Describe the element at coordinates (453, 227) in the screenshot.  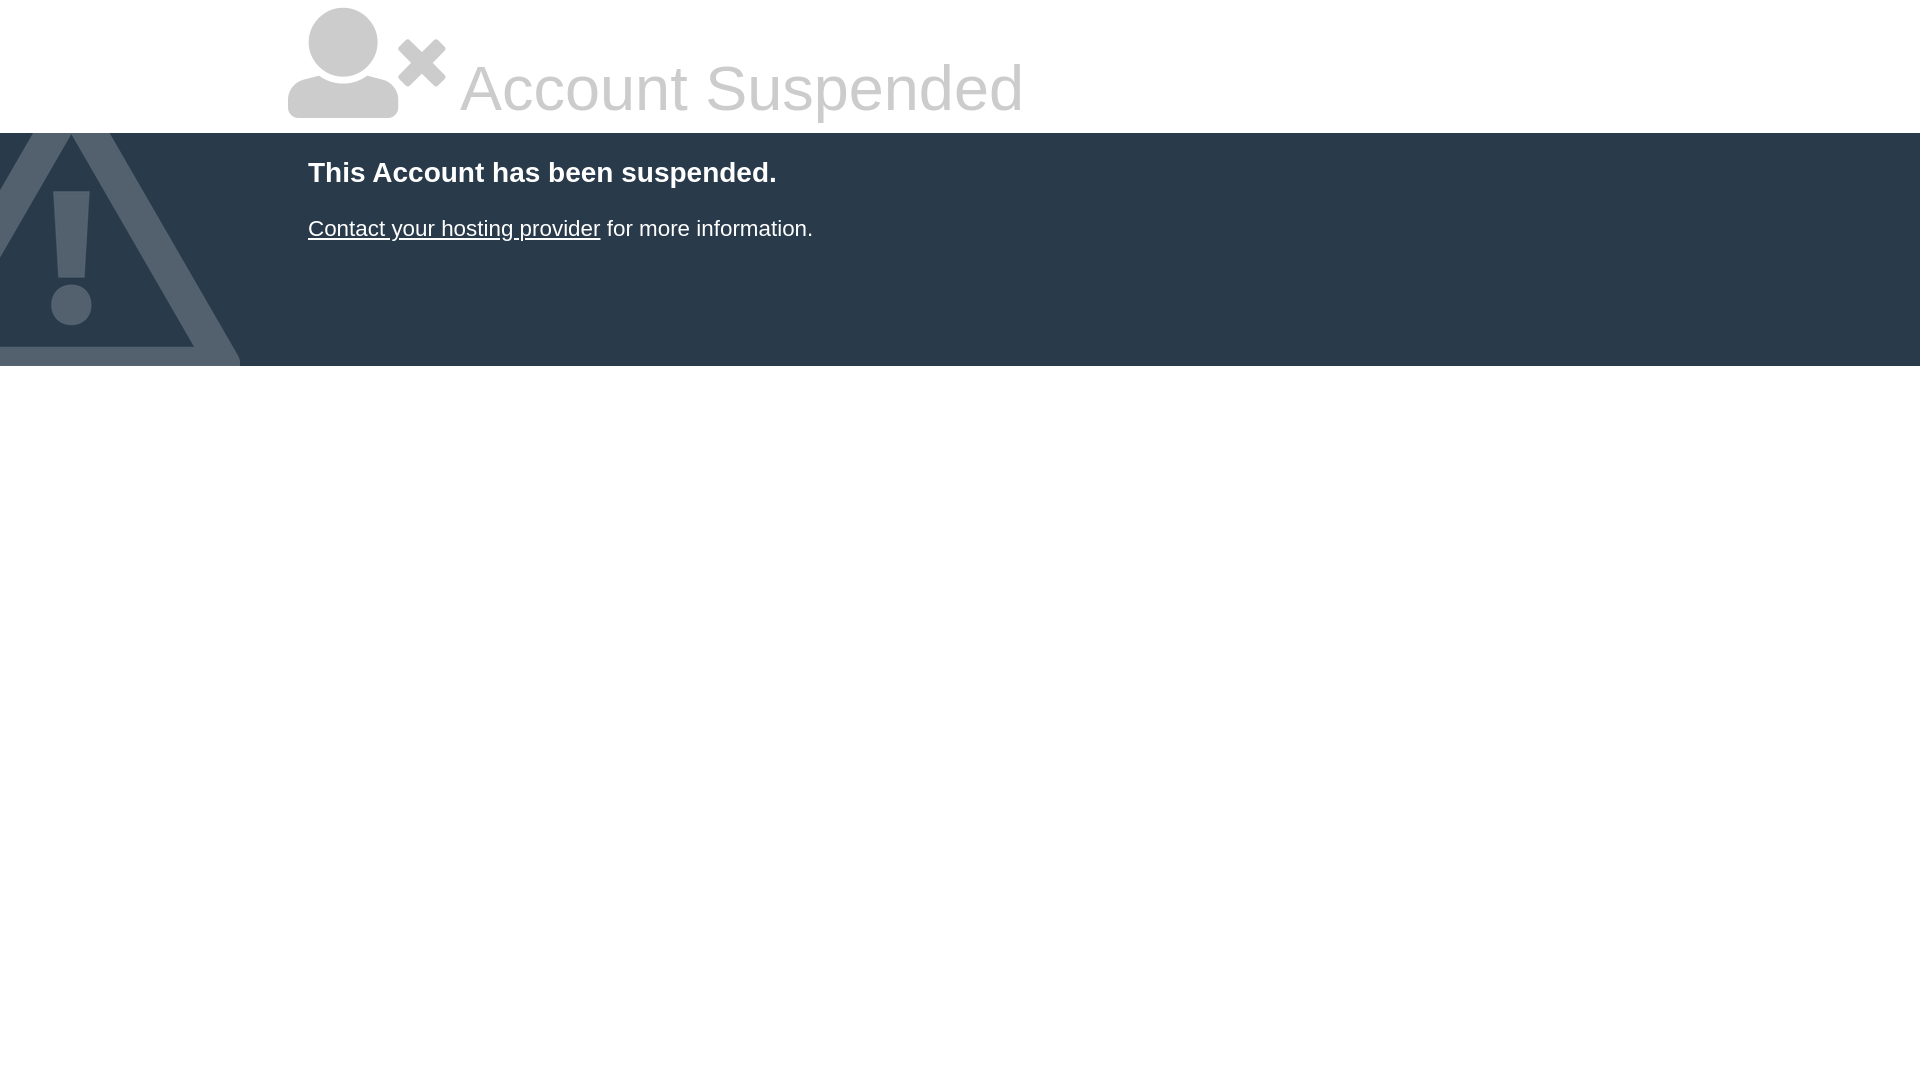
I see `'Contact your hosting provider'` at that location.